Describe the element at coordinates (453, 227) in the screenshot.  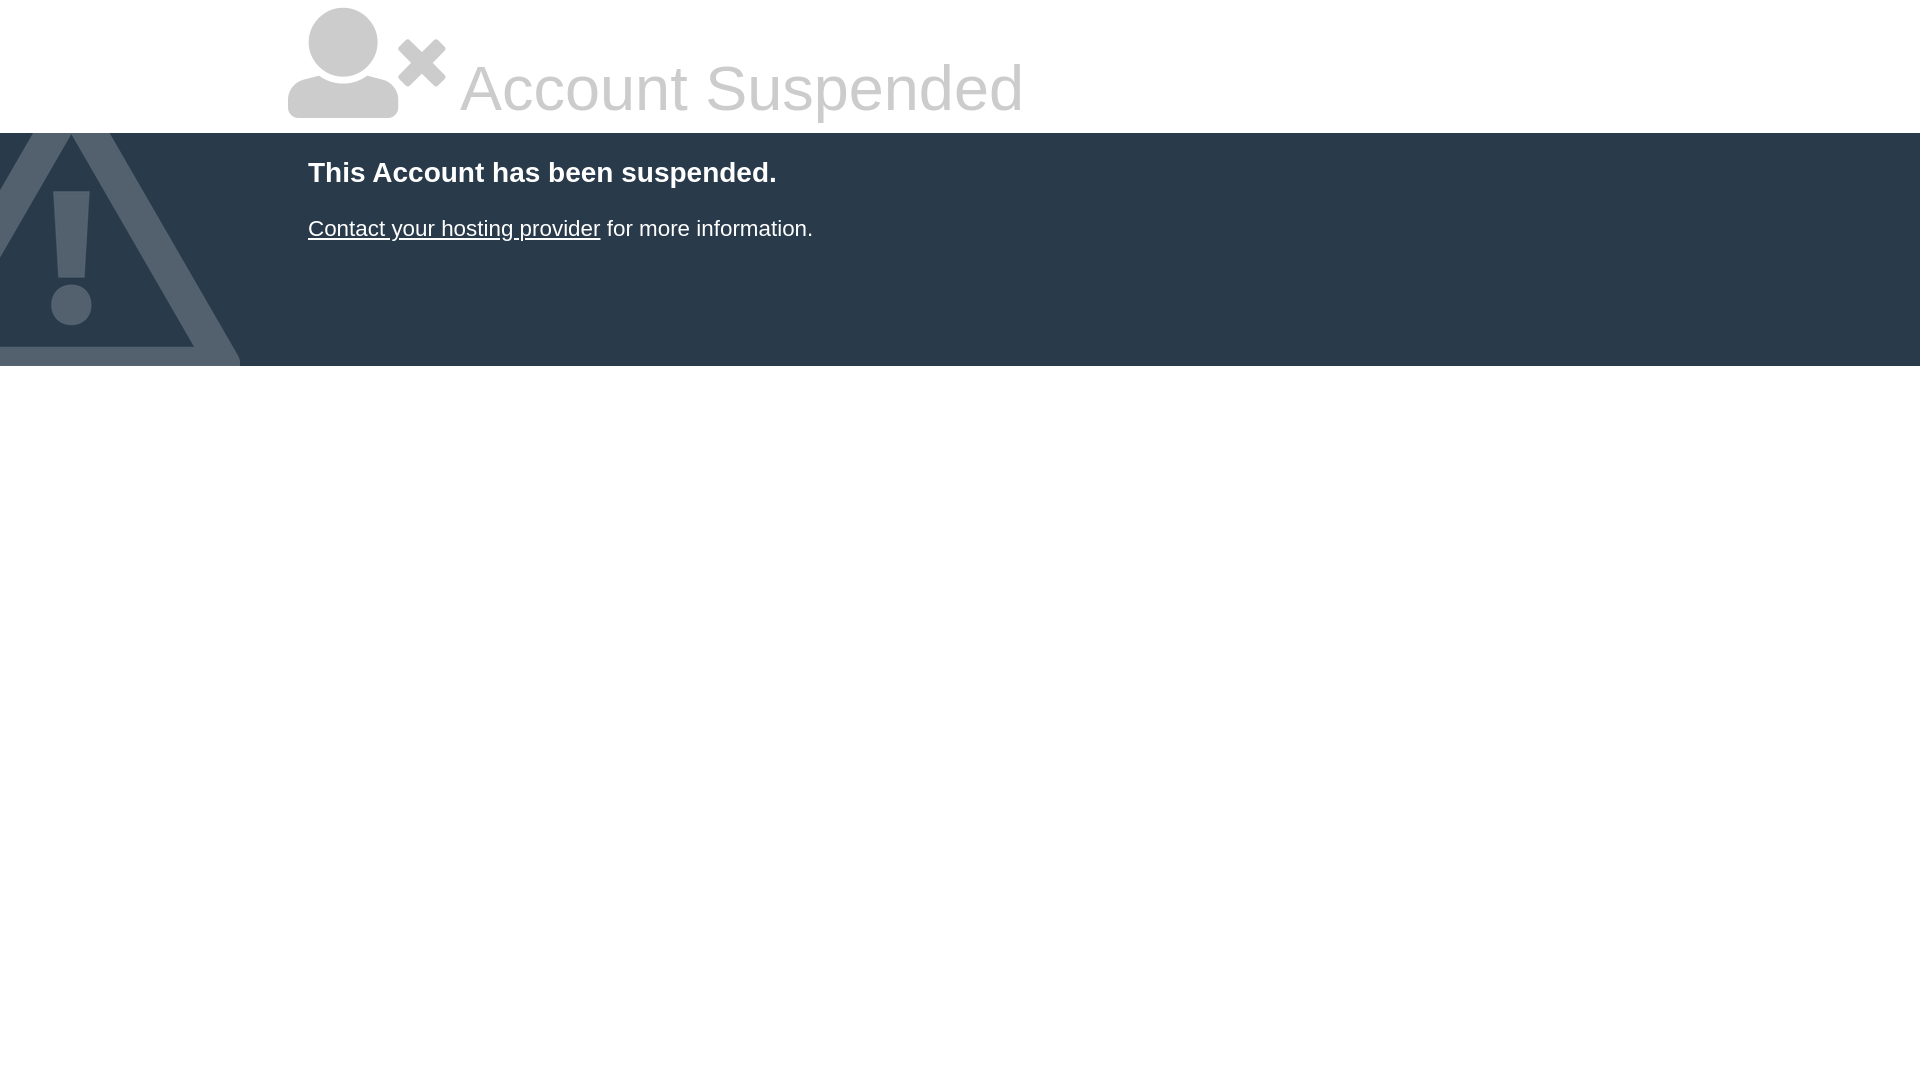
I see `'Contact your hosting provider'` at that location.